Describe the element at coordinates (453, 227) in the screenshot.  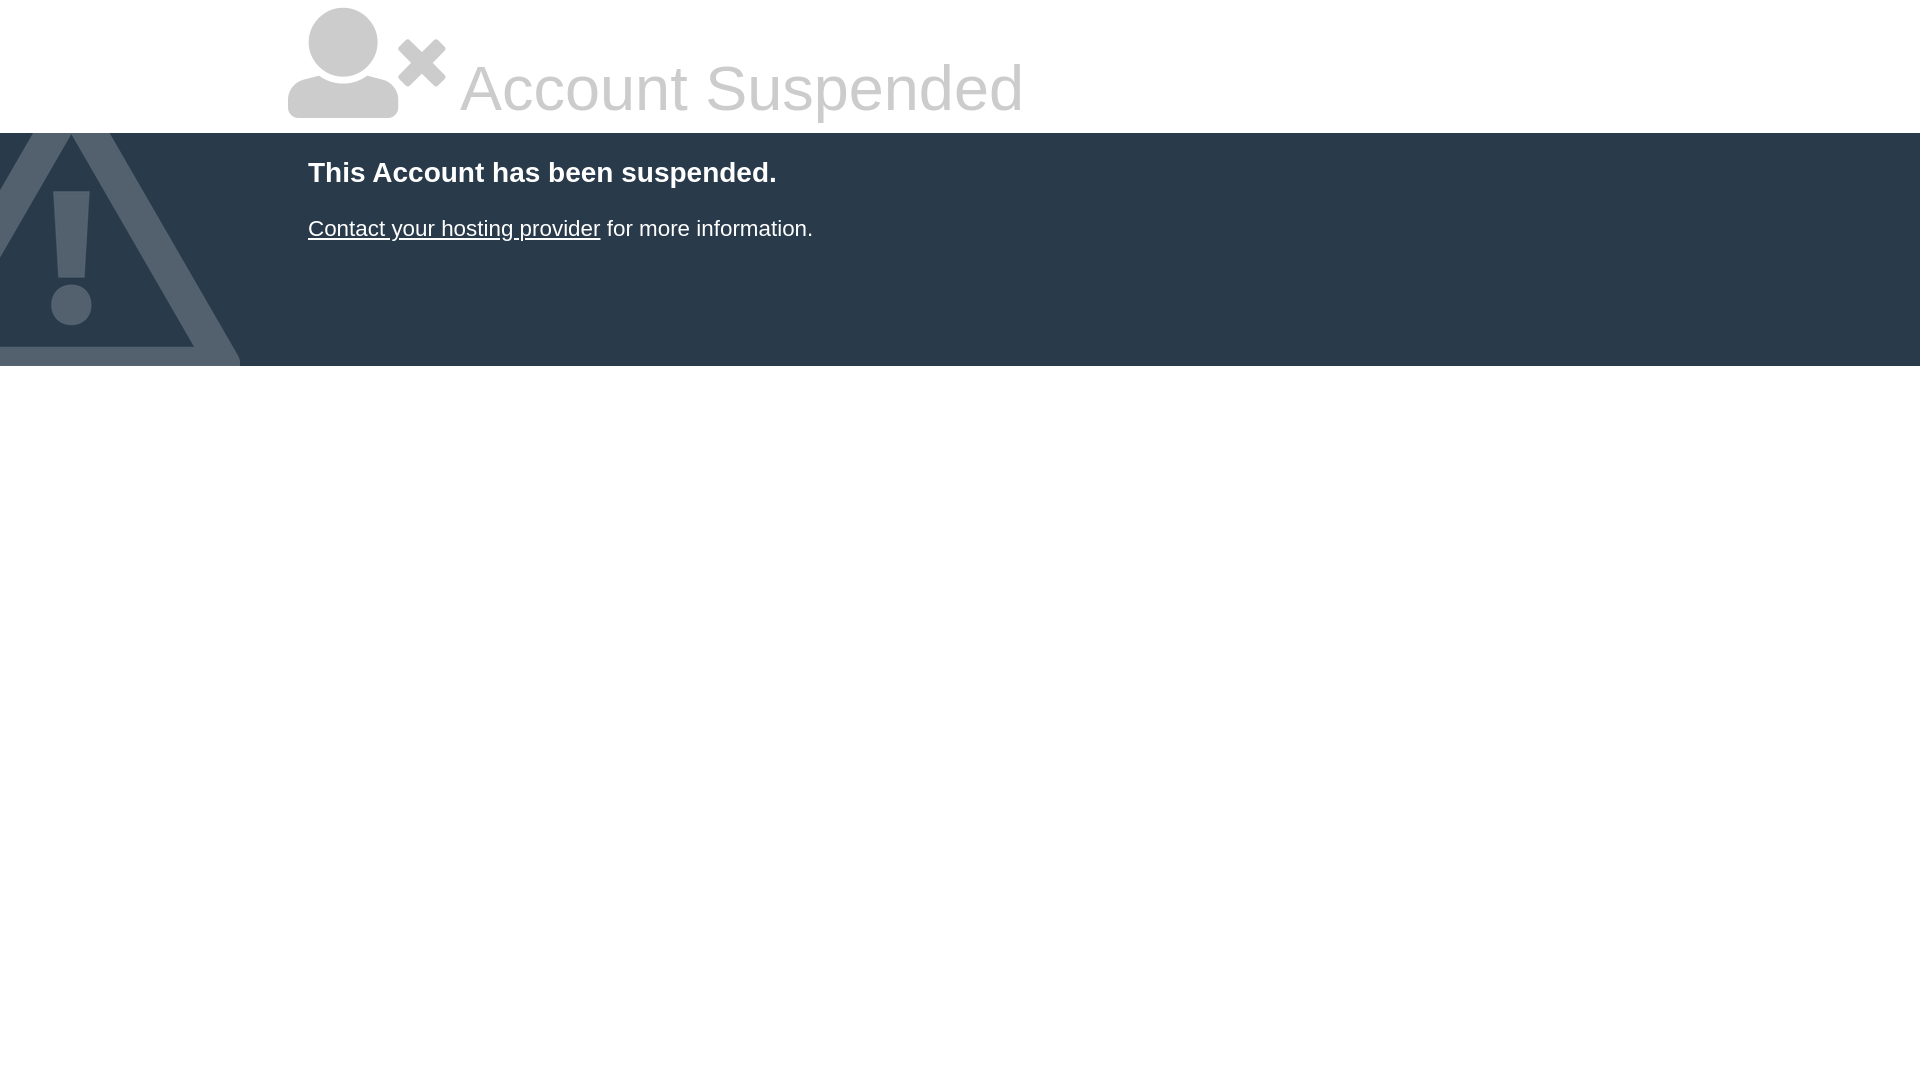
I see `'Contact your hosting provider'` at that location.